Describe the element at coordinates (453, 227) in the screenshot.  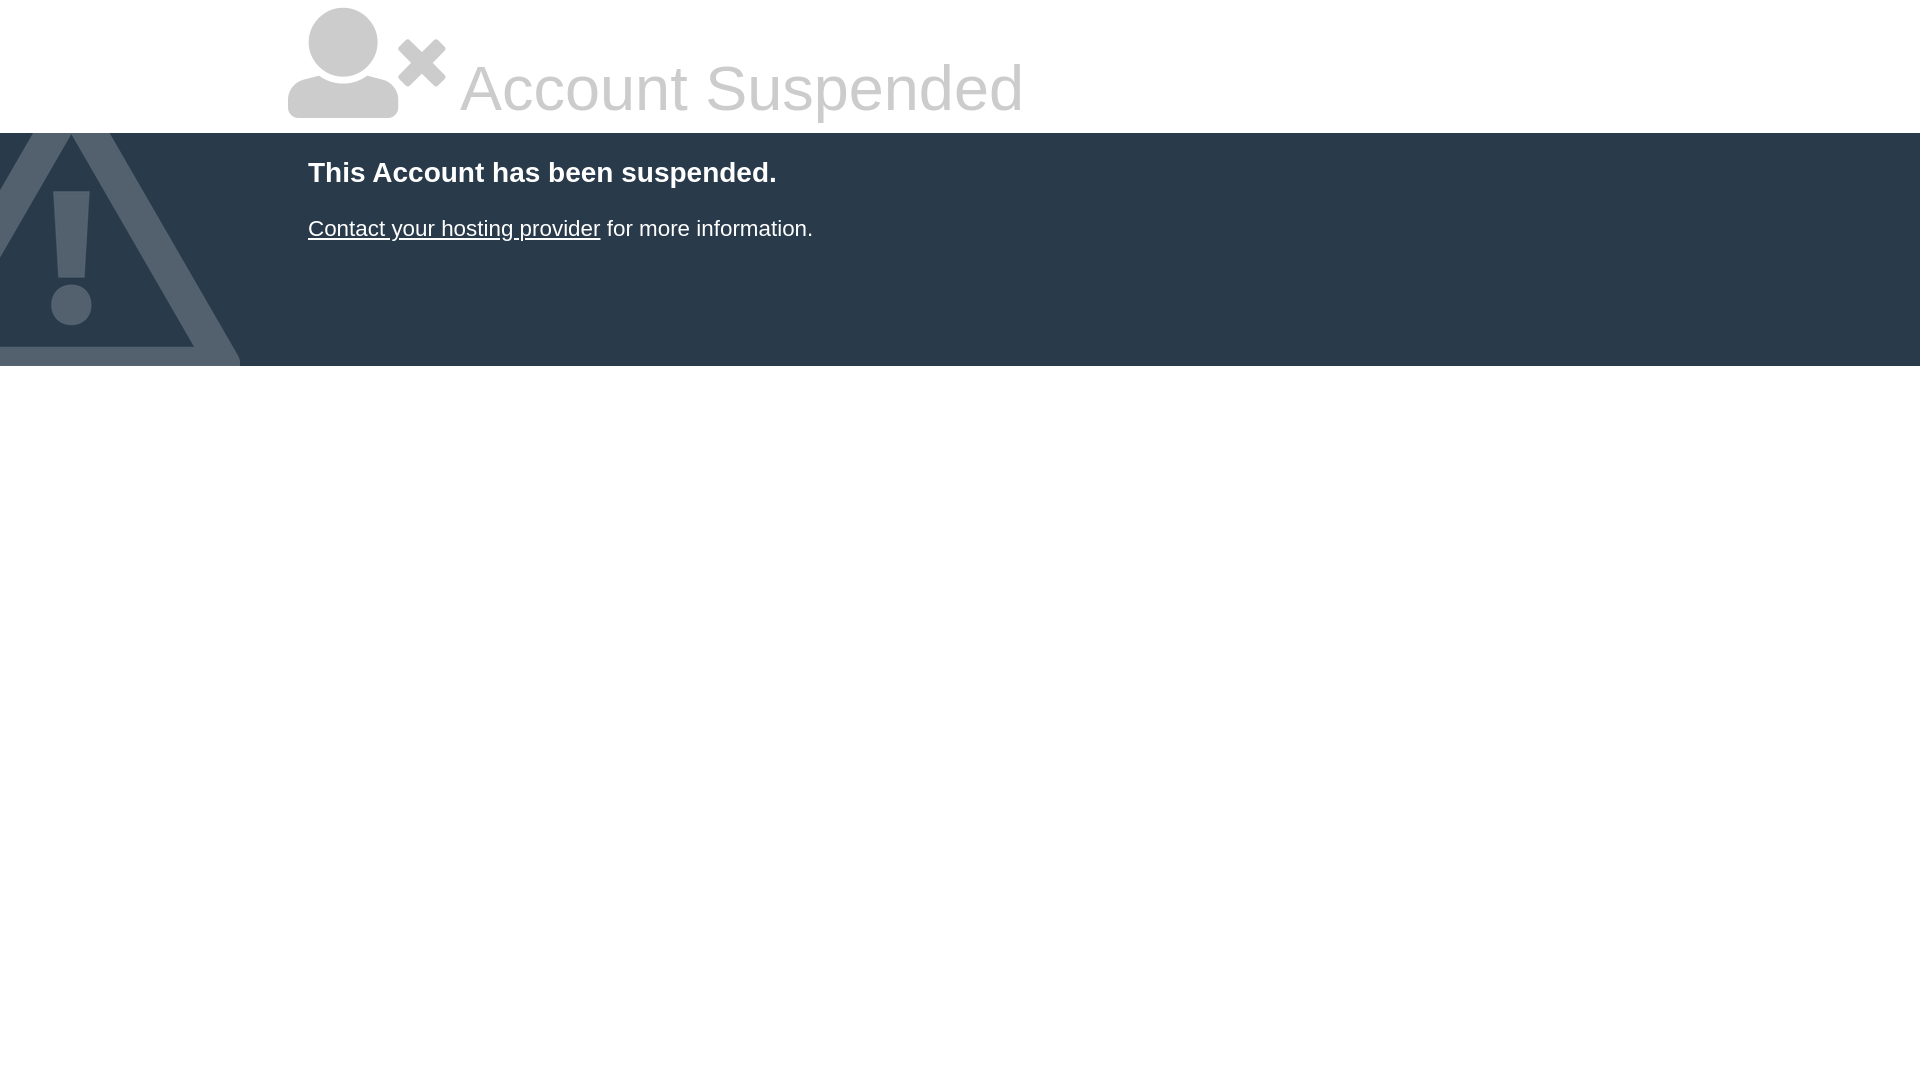
I see `'Contact your hosting provider'` at that location.